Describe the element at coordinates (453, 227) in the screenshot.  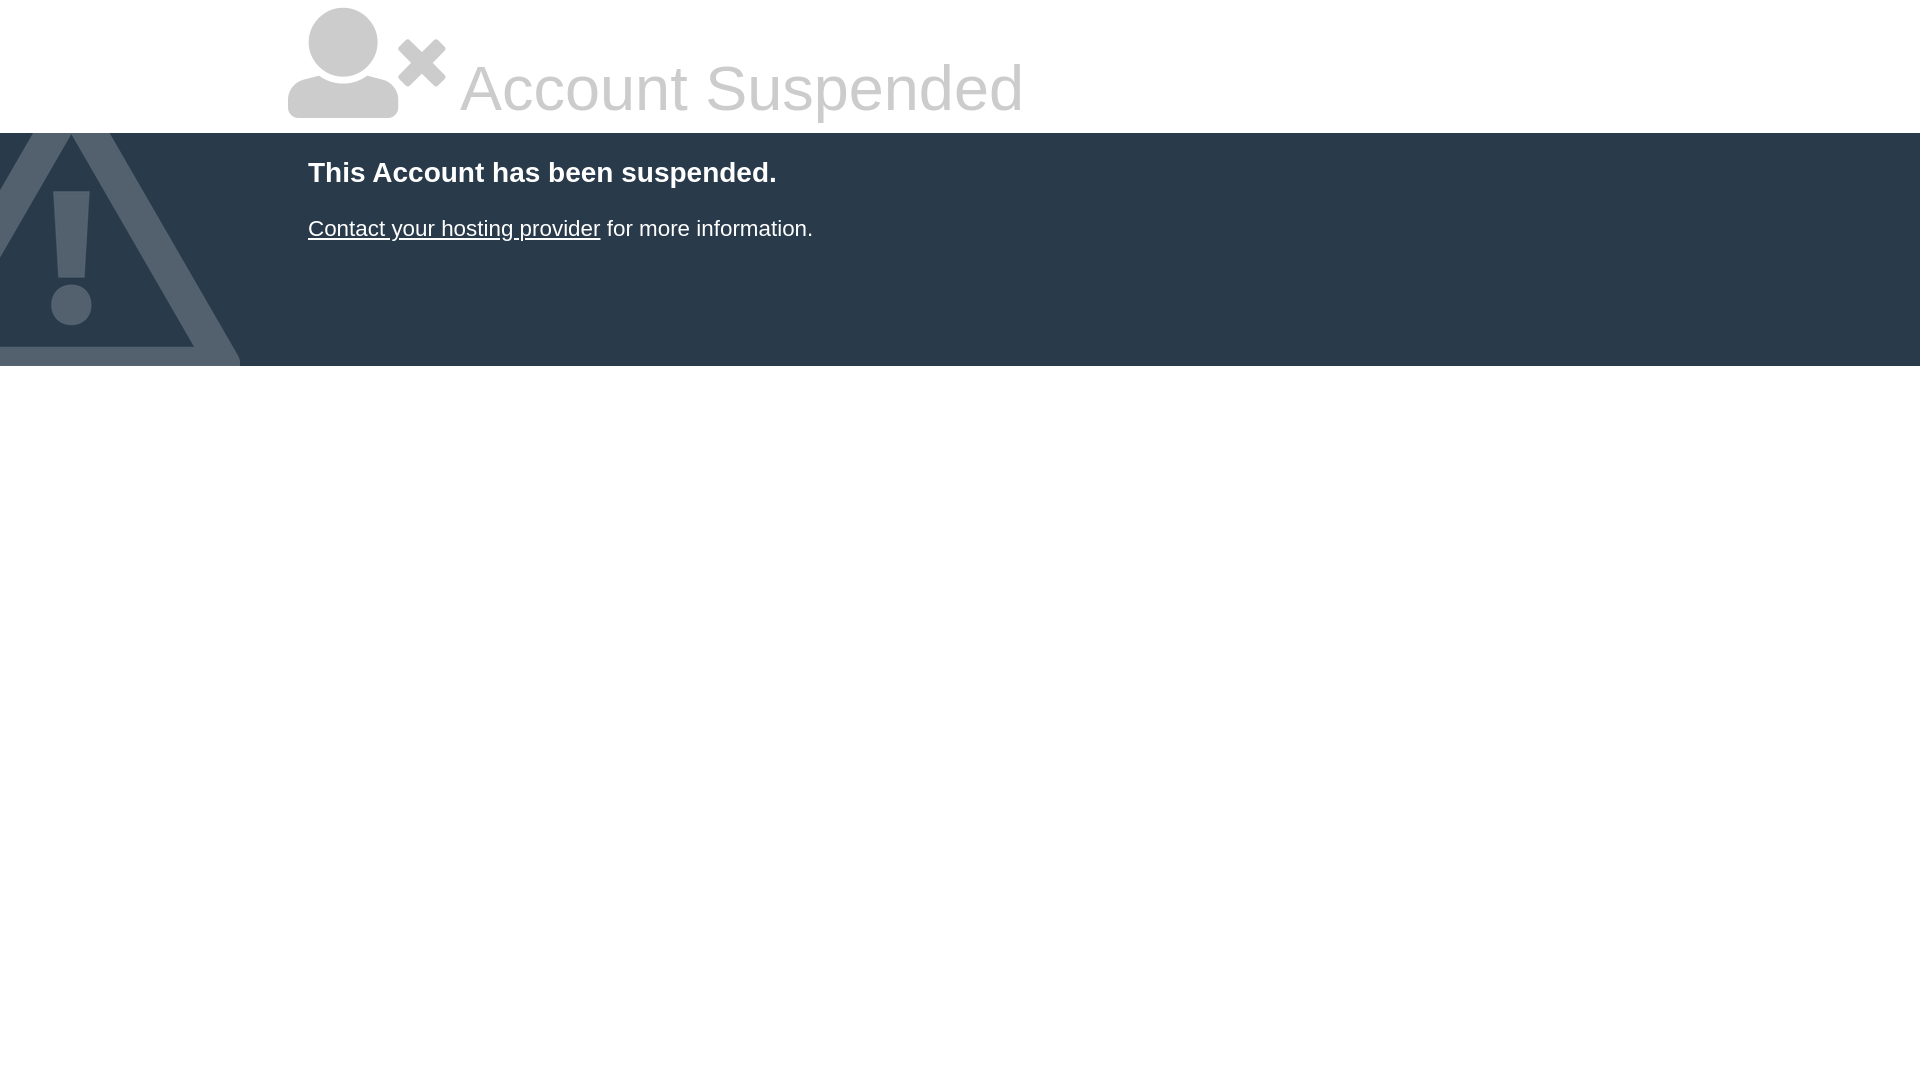
I see `'Contact your hosting provider'` at that location.